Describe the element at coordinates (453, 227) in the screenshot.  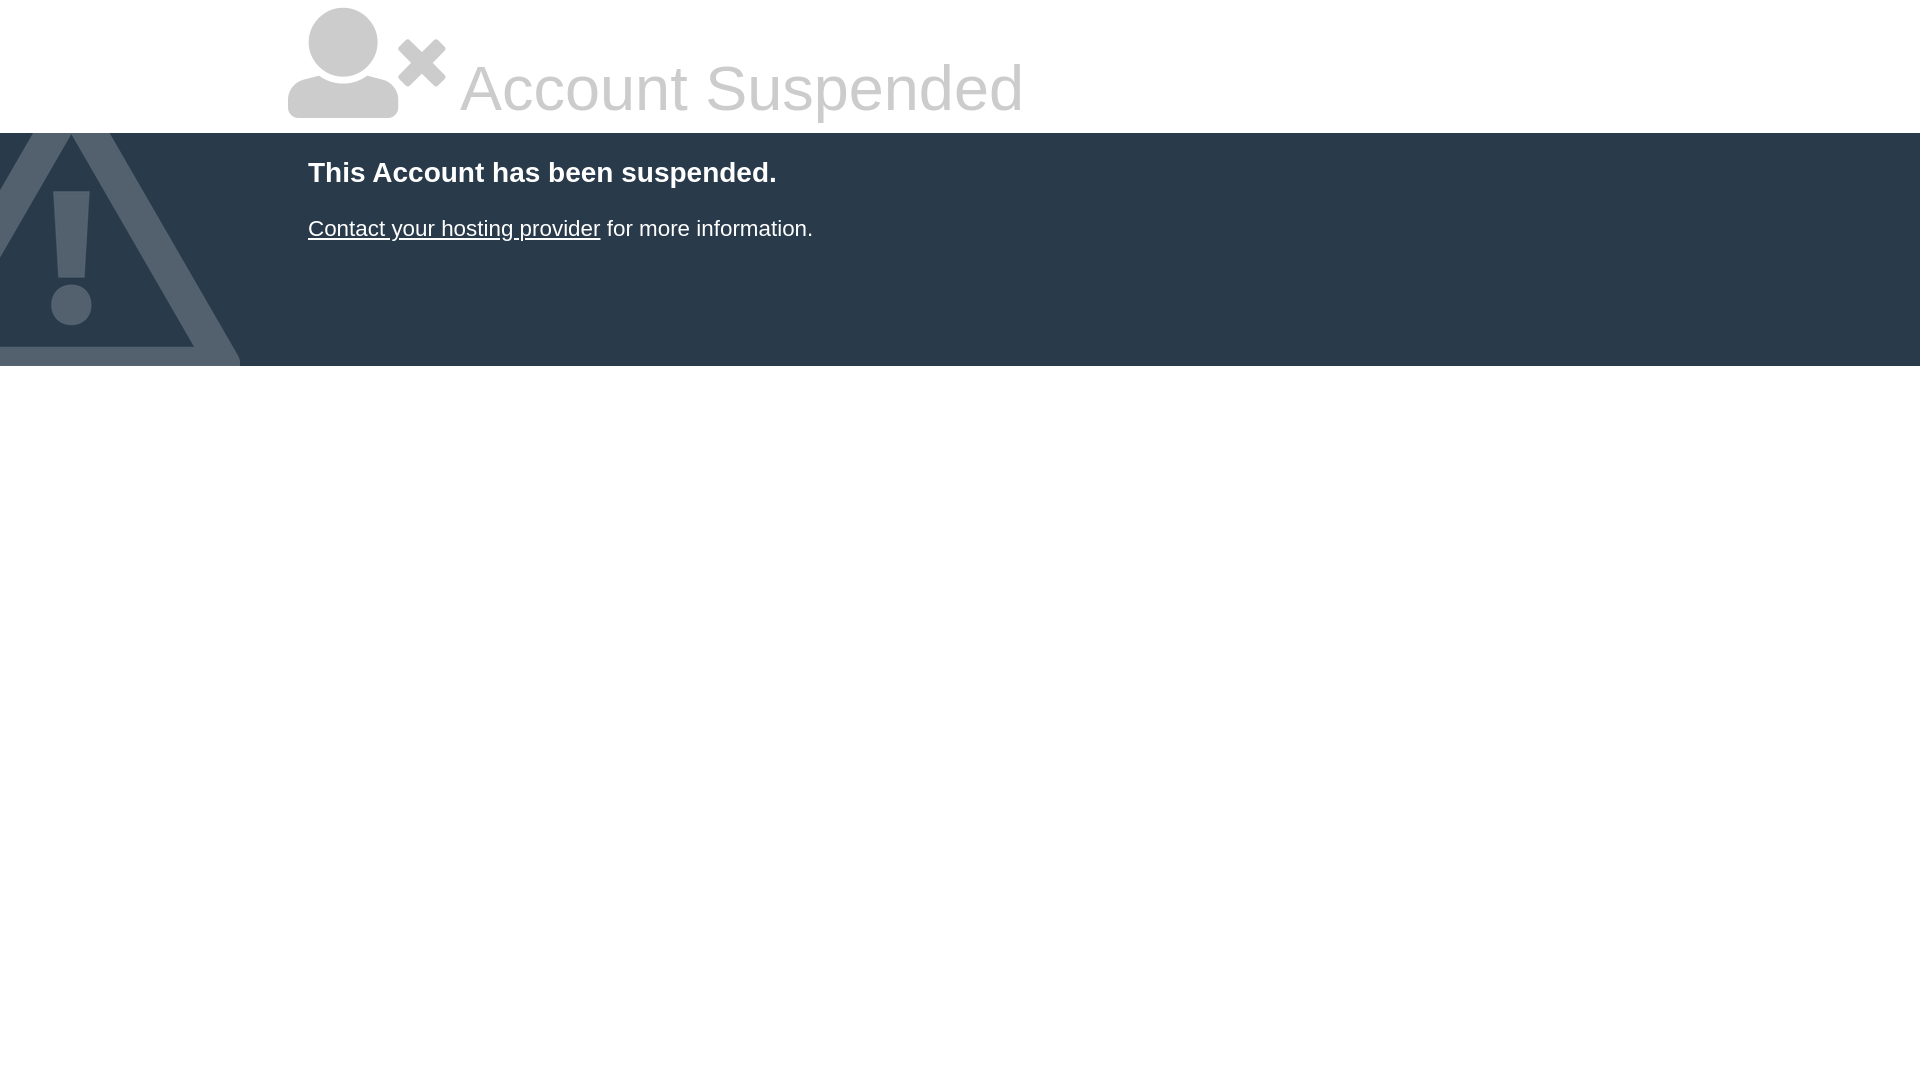
I see `'Contact your hosting provider'` at that location.